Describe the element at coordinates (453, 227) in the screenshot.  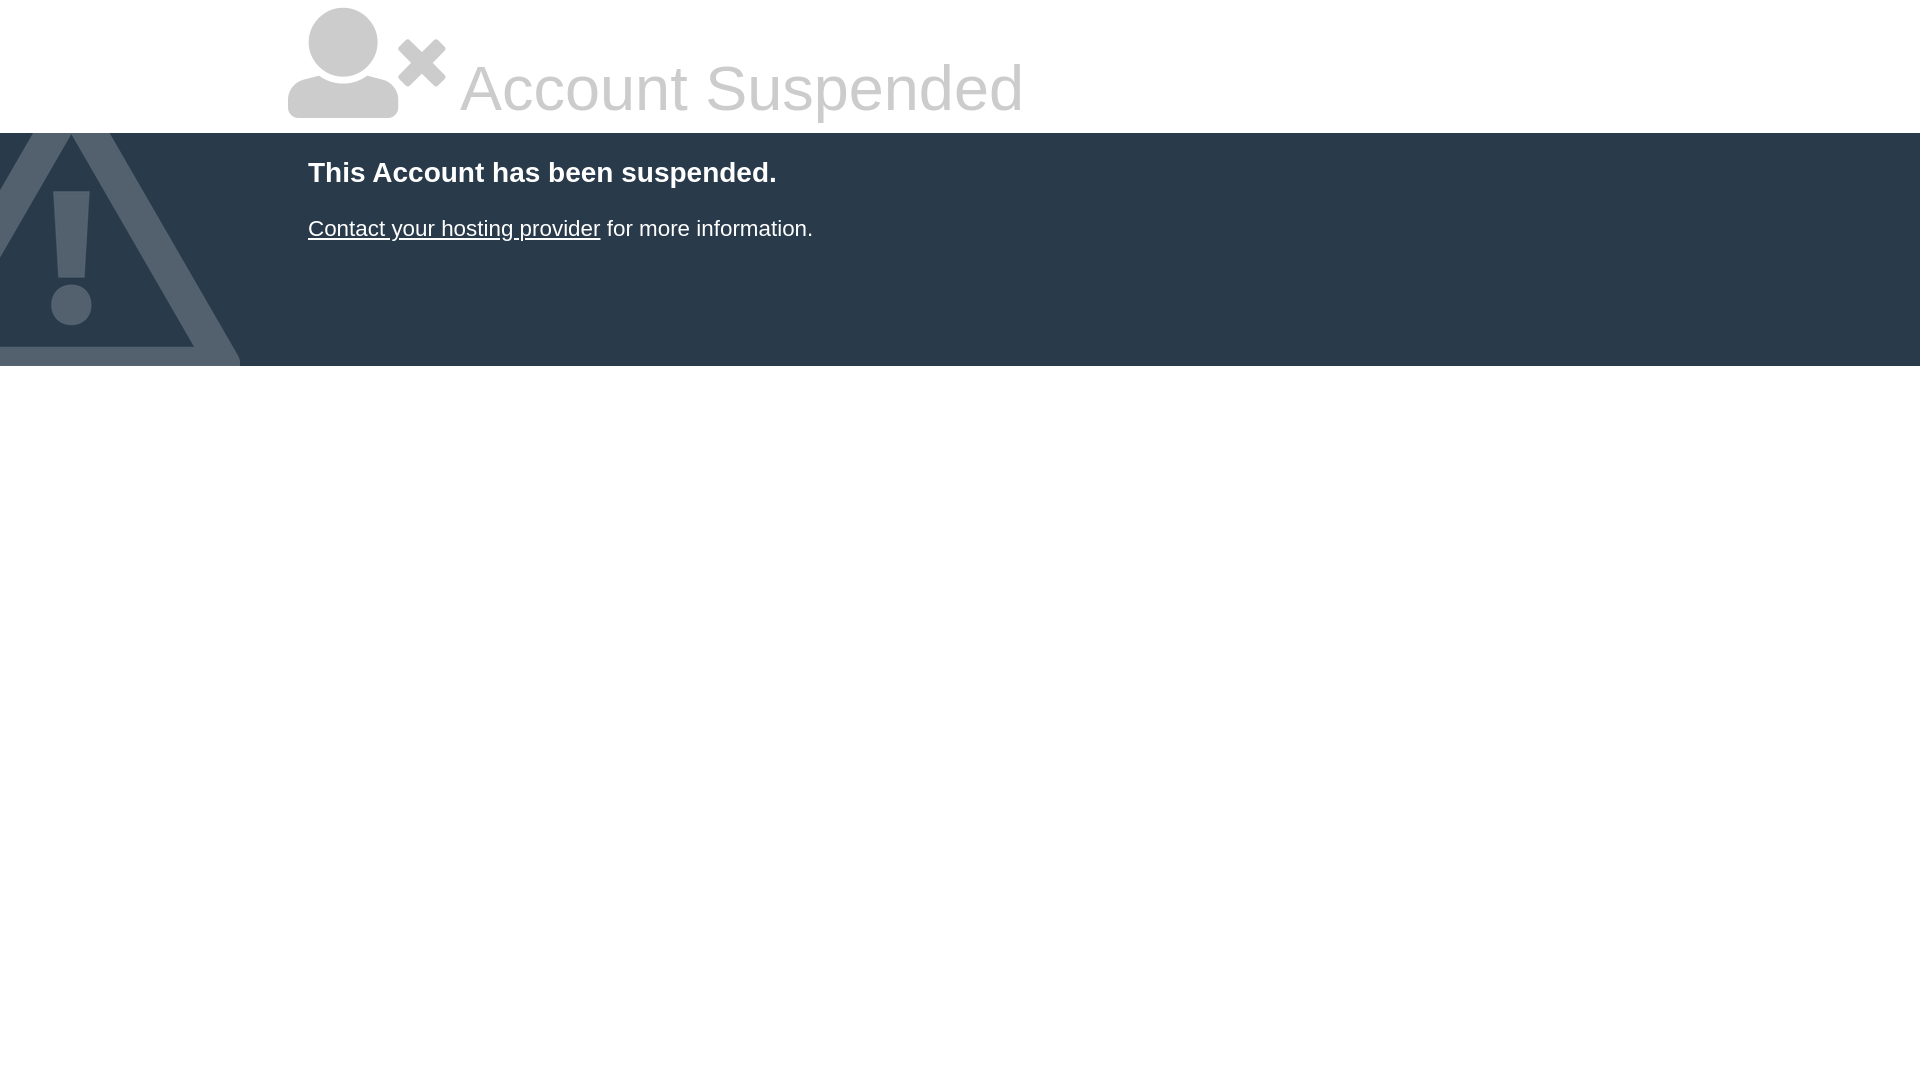
I see `'Contact your hosting provider'` at that location.